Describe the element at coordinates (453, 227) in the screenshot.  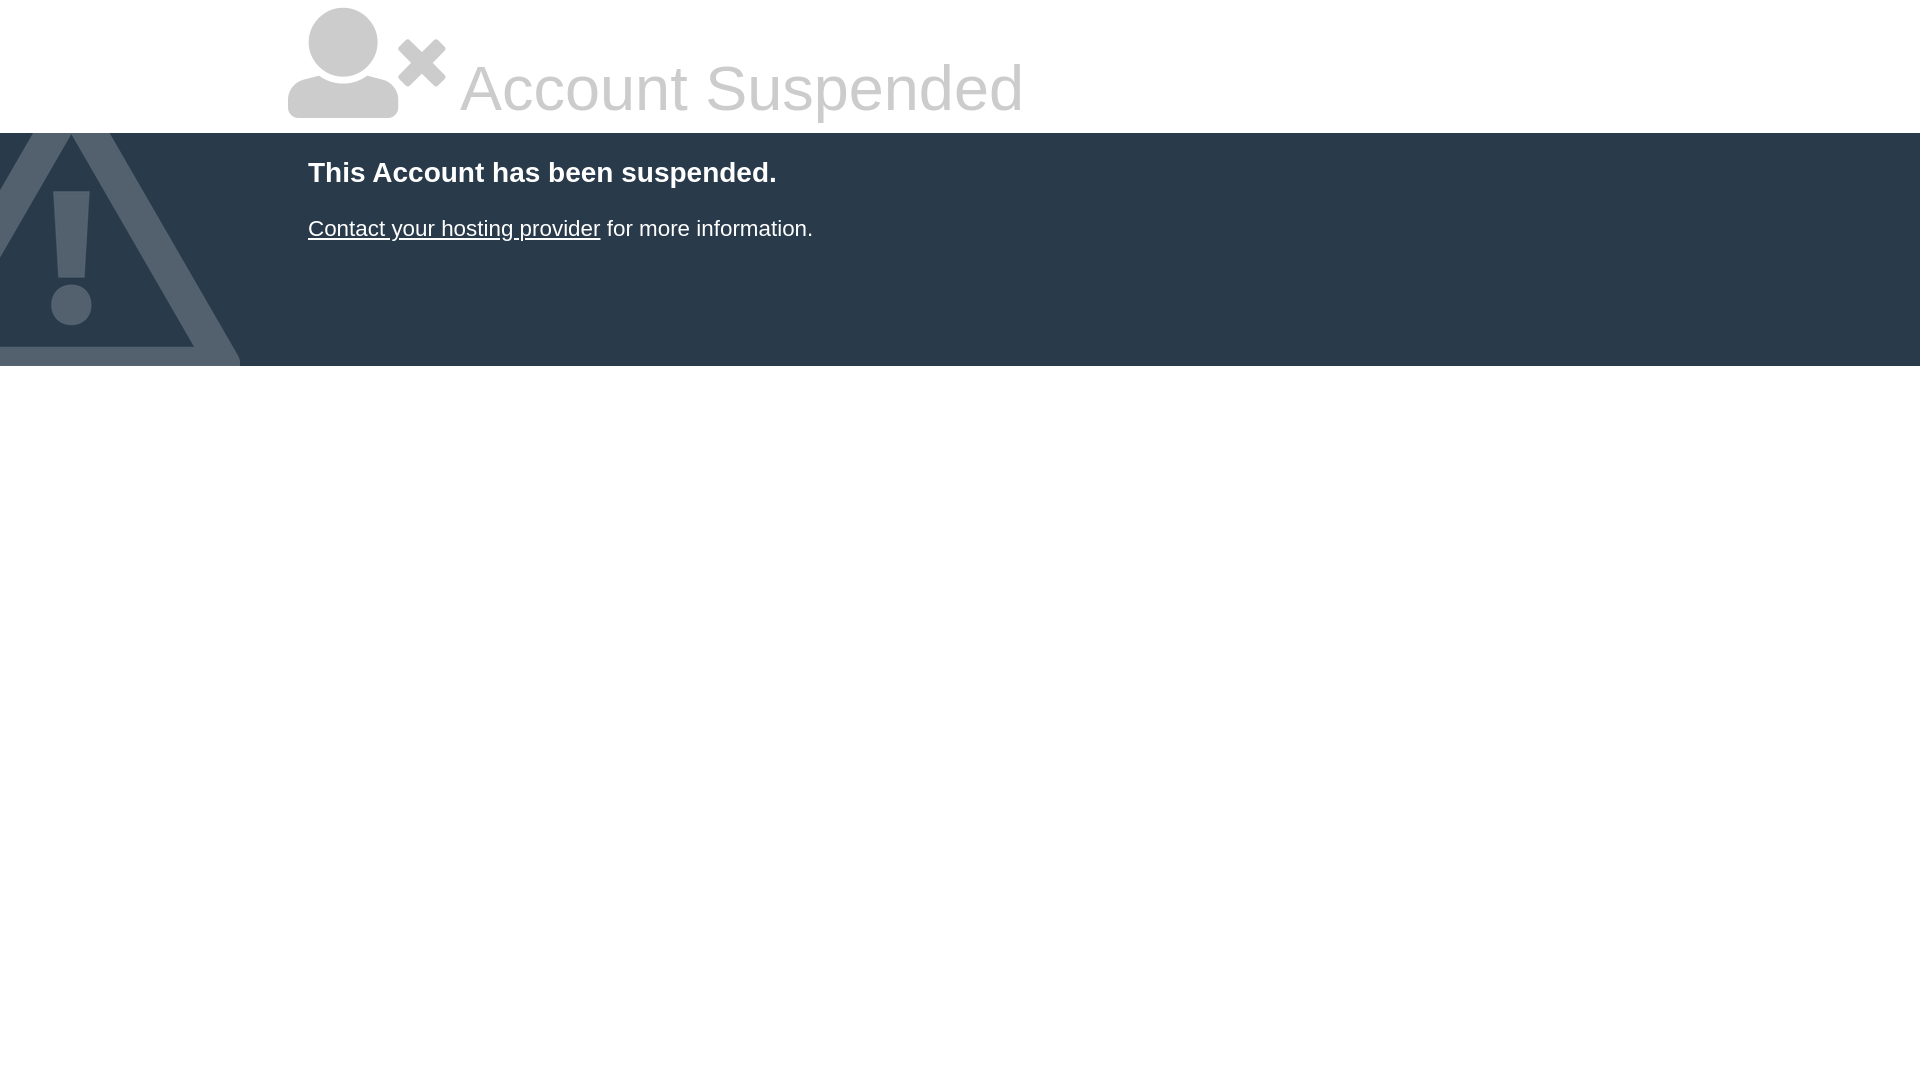
I see `'Contact your hosting provider'` at that location.